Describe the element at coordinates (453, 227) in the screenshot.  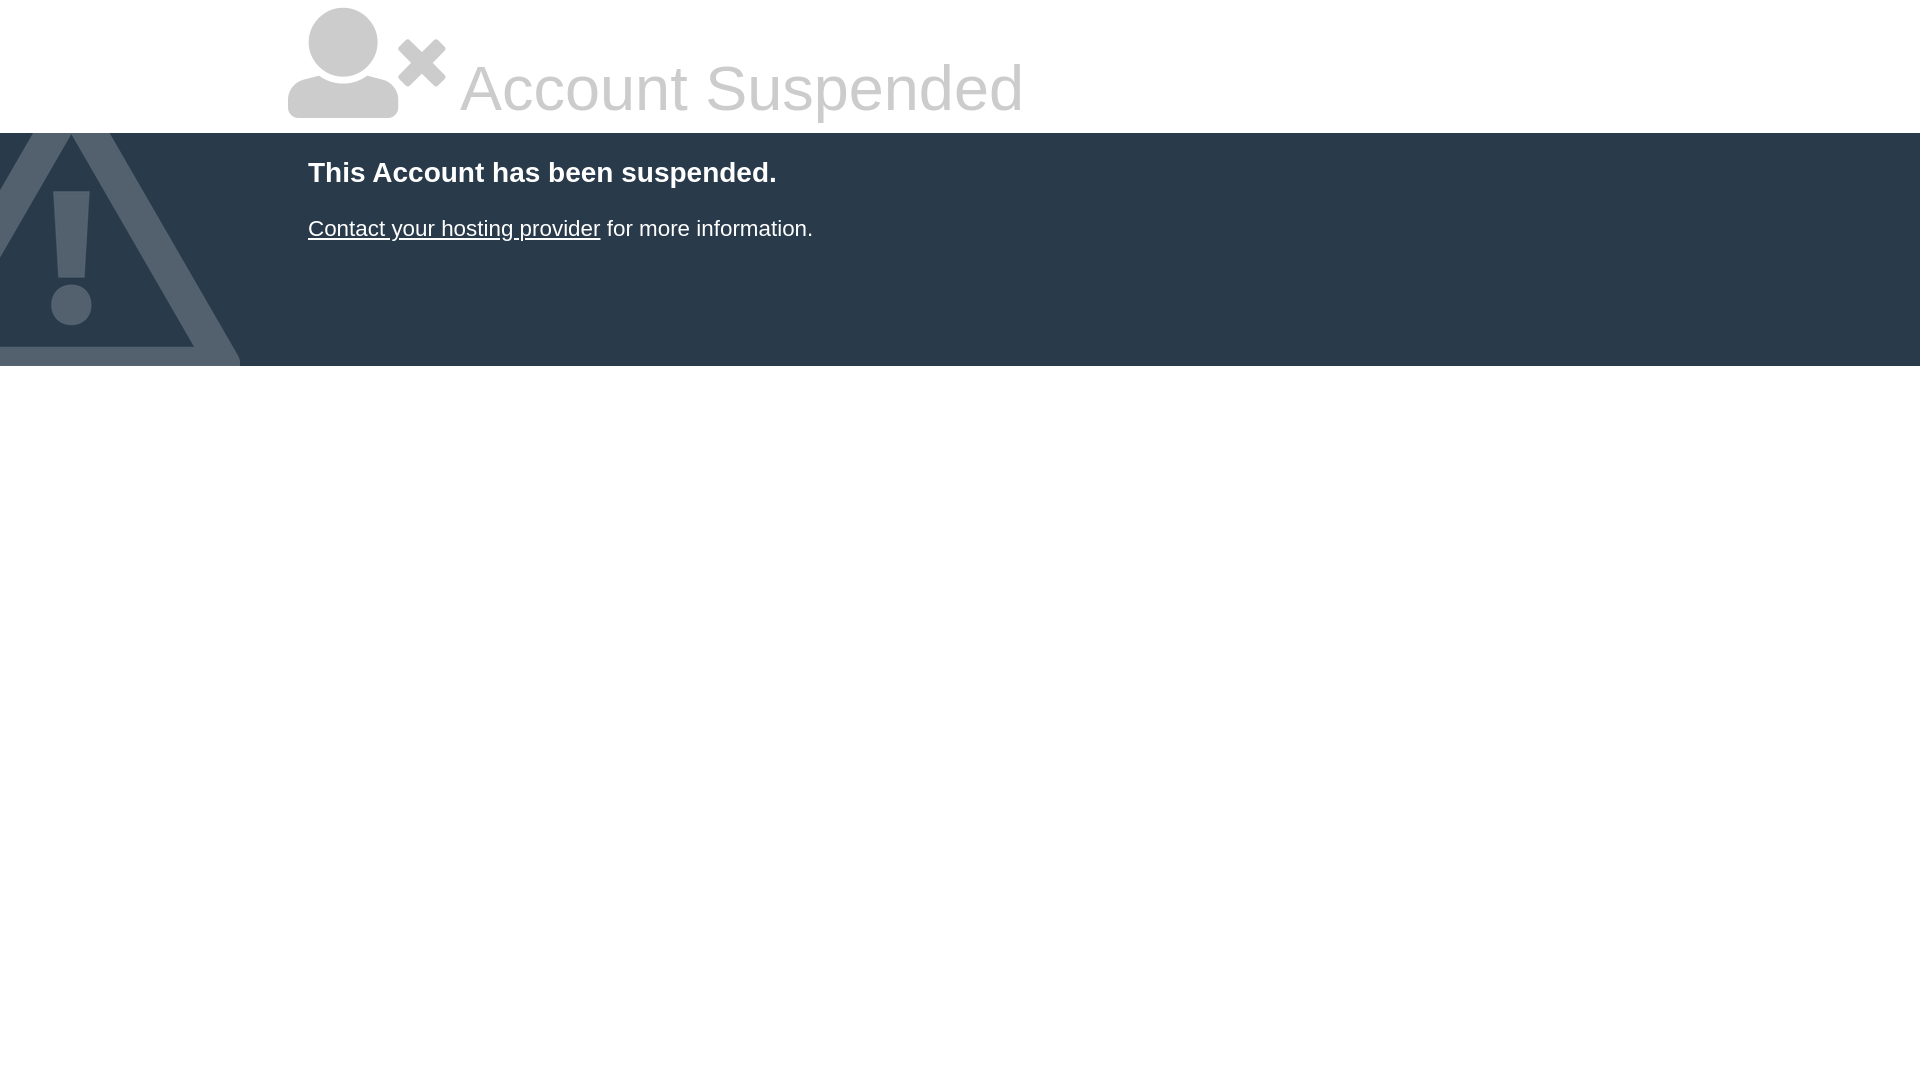
I see `'Contact your hosting provider'` at that location.